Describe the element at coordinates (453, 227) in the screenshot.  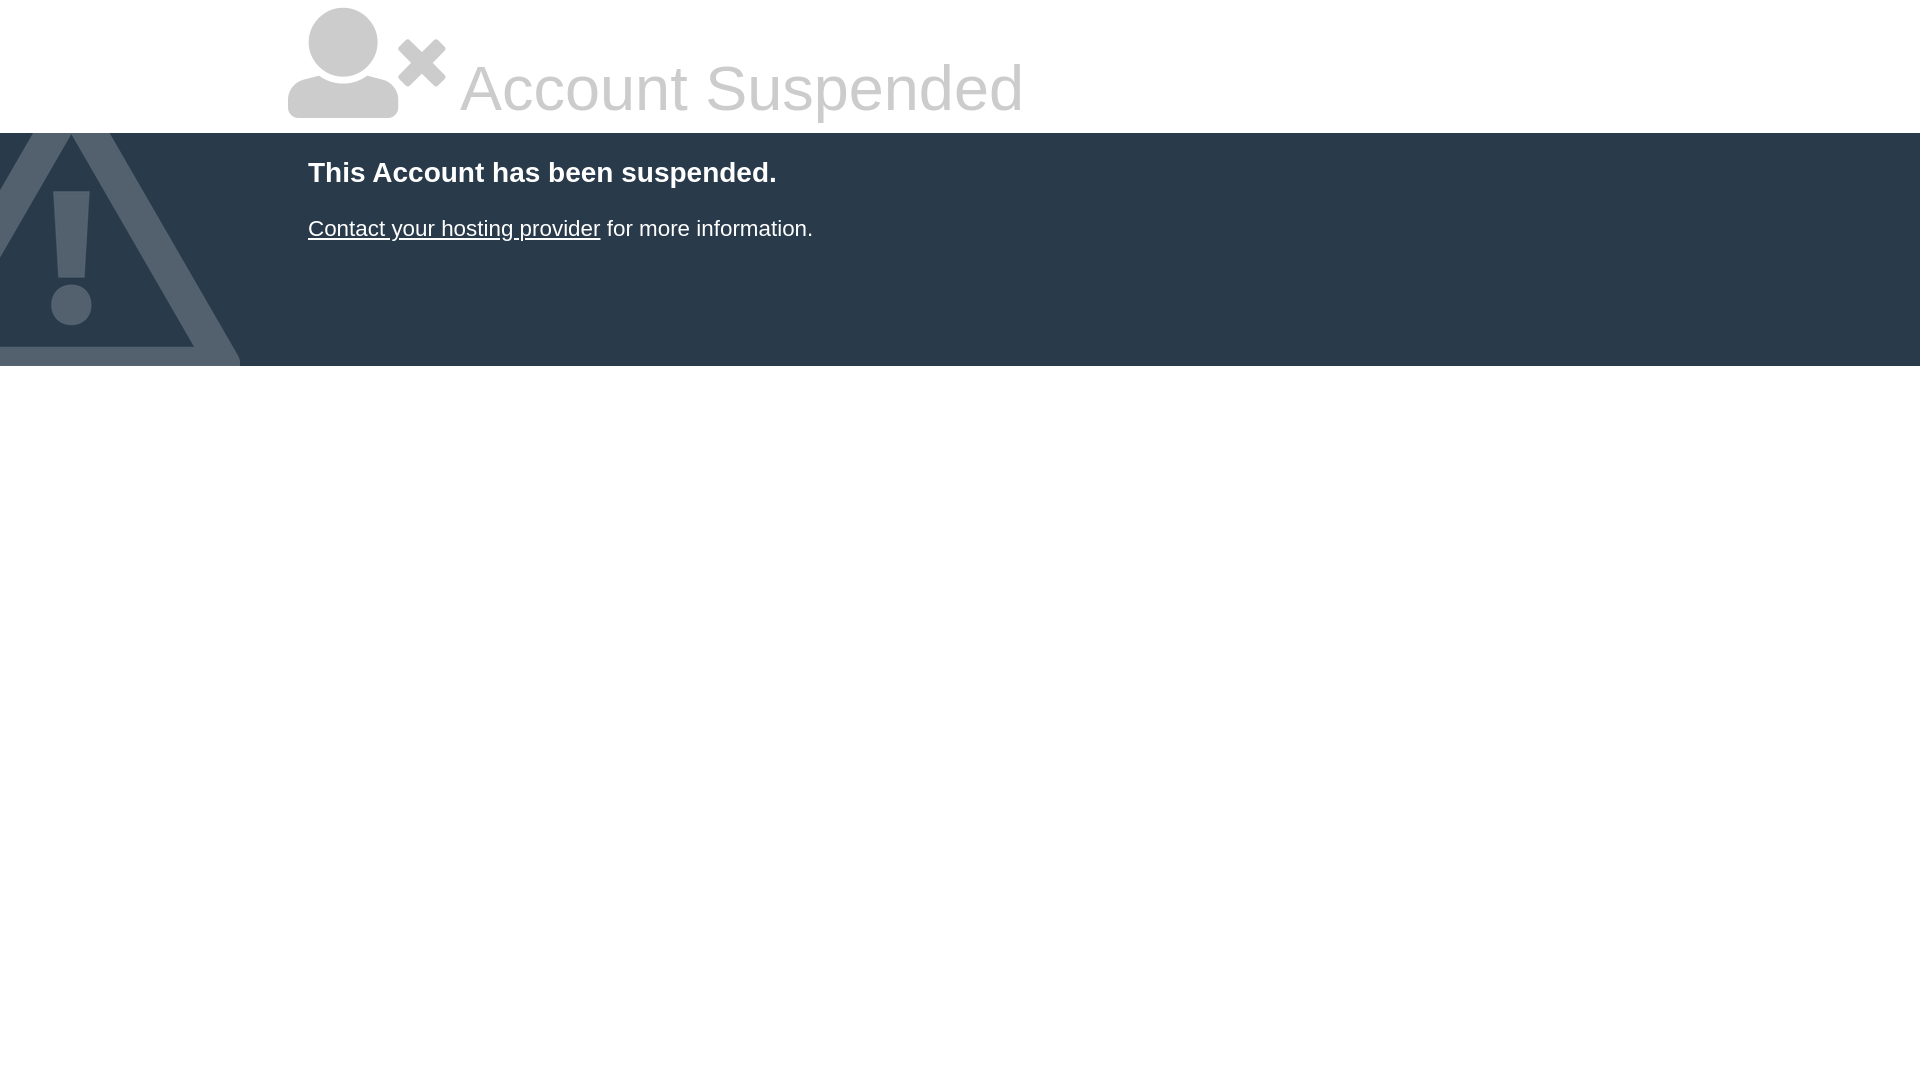
I see `'Contact your hosting provider'` at that location.